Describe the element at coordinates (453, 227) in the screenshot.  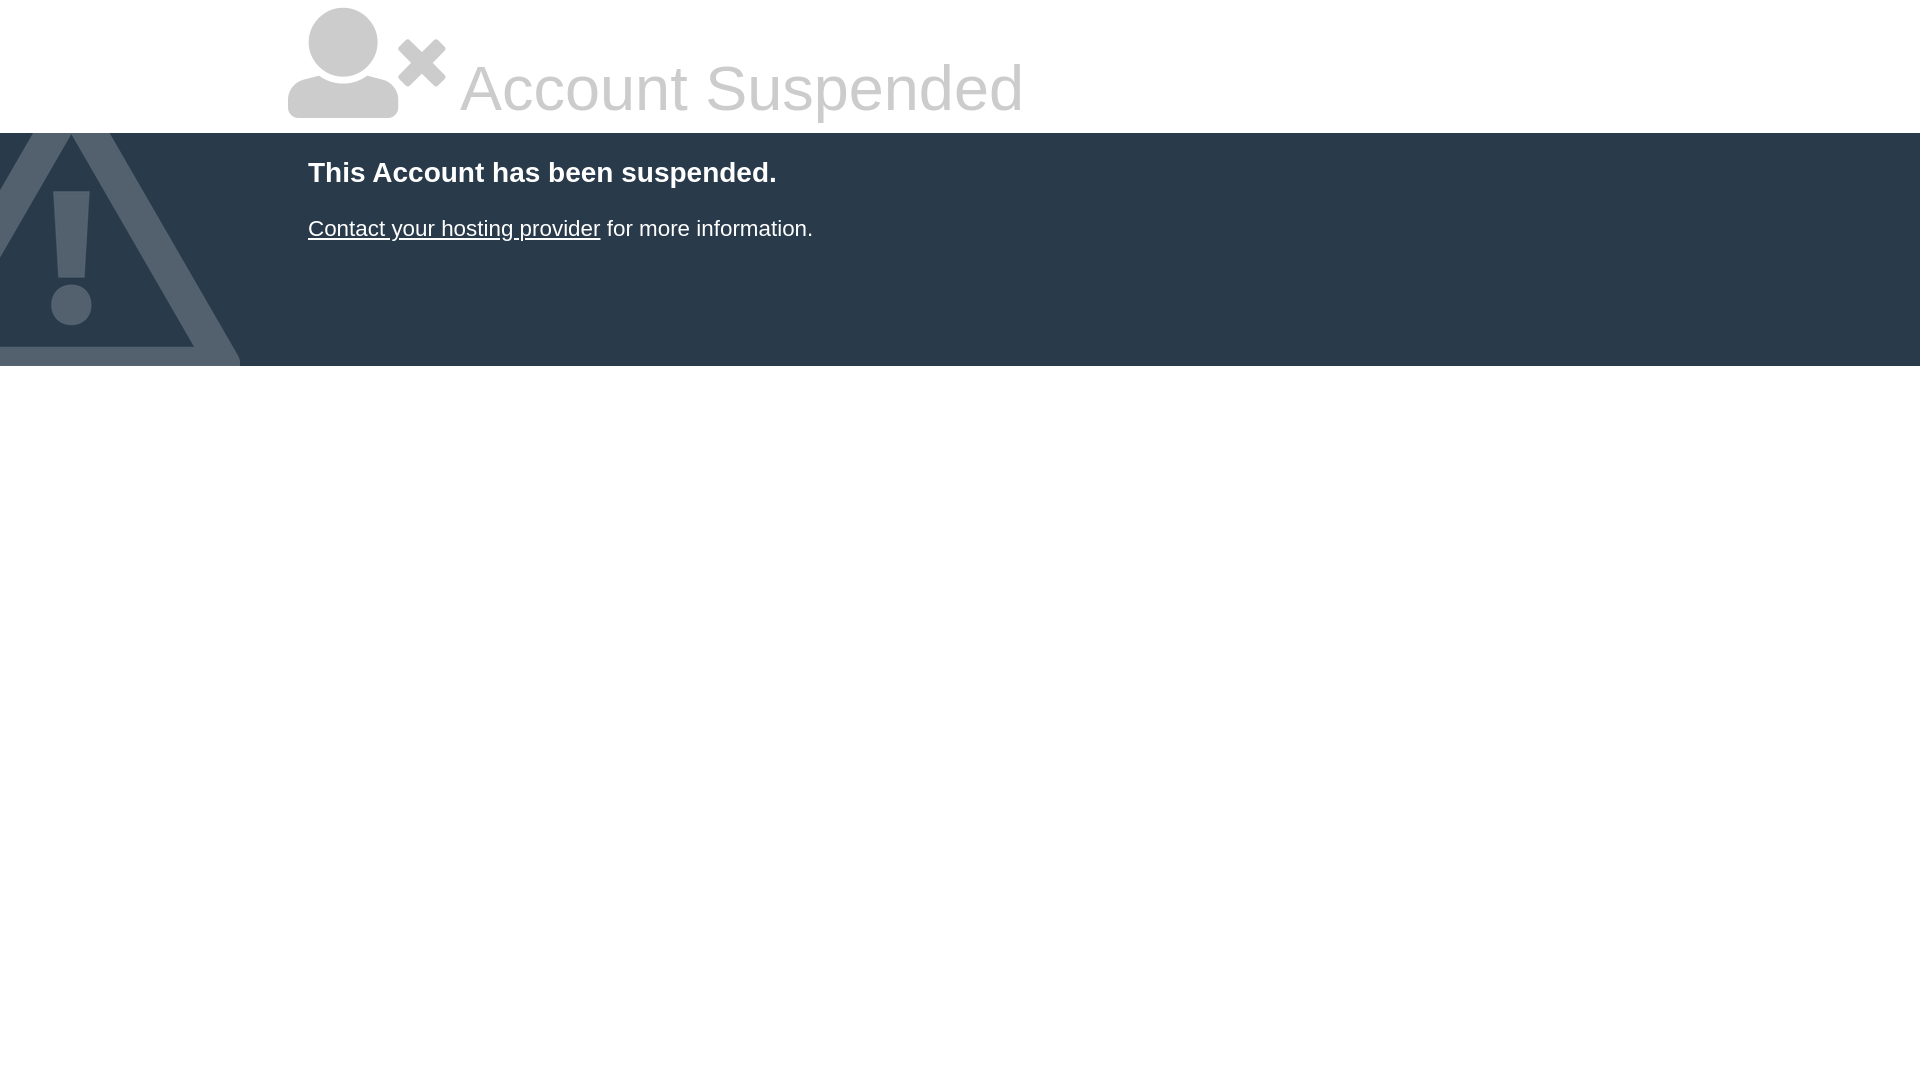
I see `'Contact your hosting provider'` at that location.